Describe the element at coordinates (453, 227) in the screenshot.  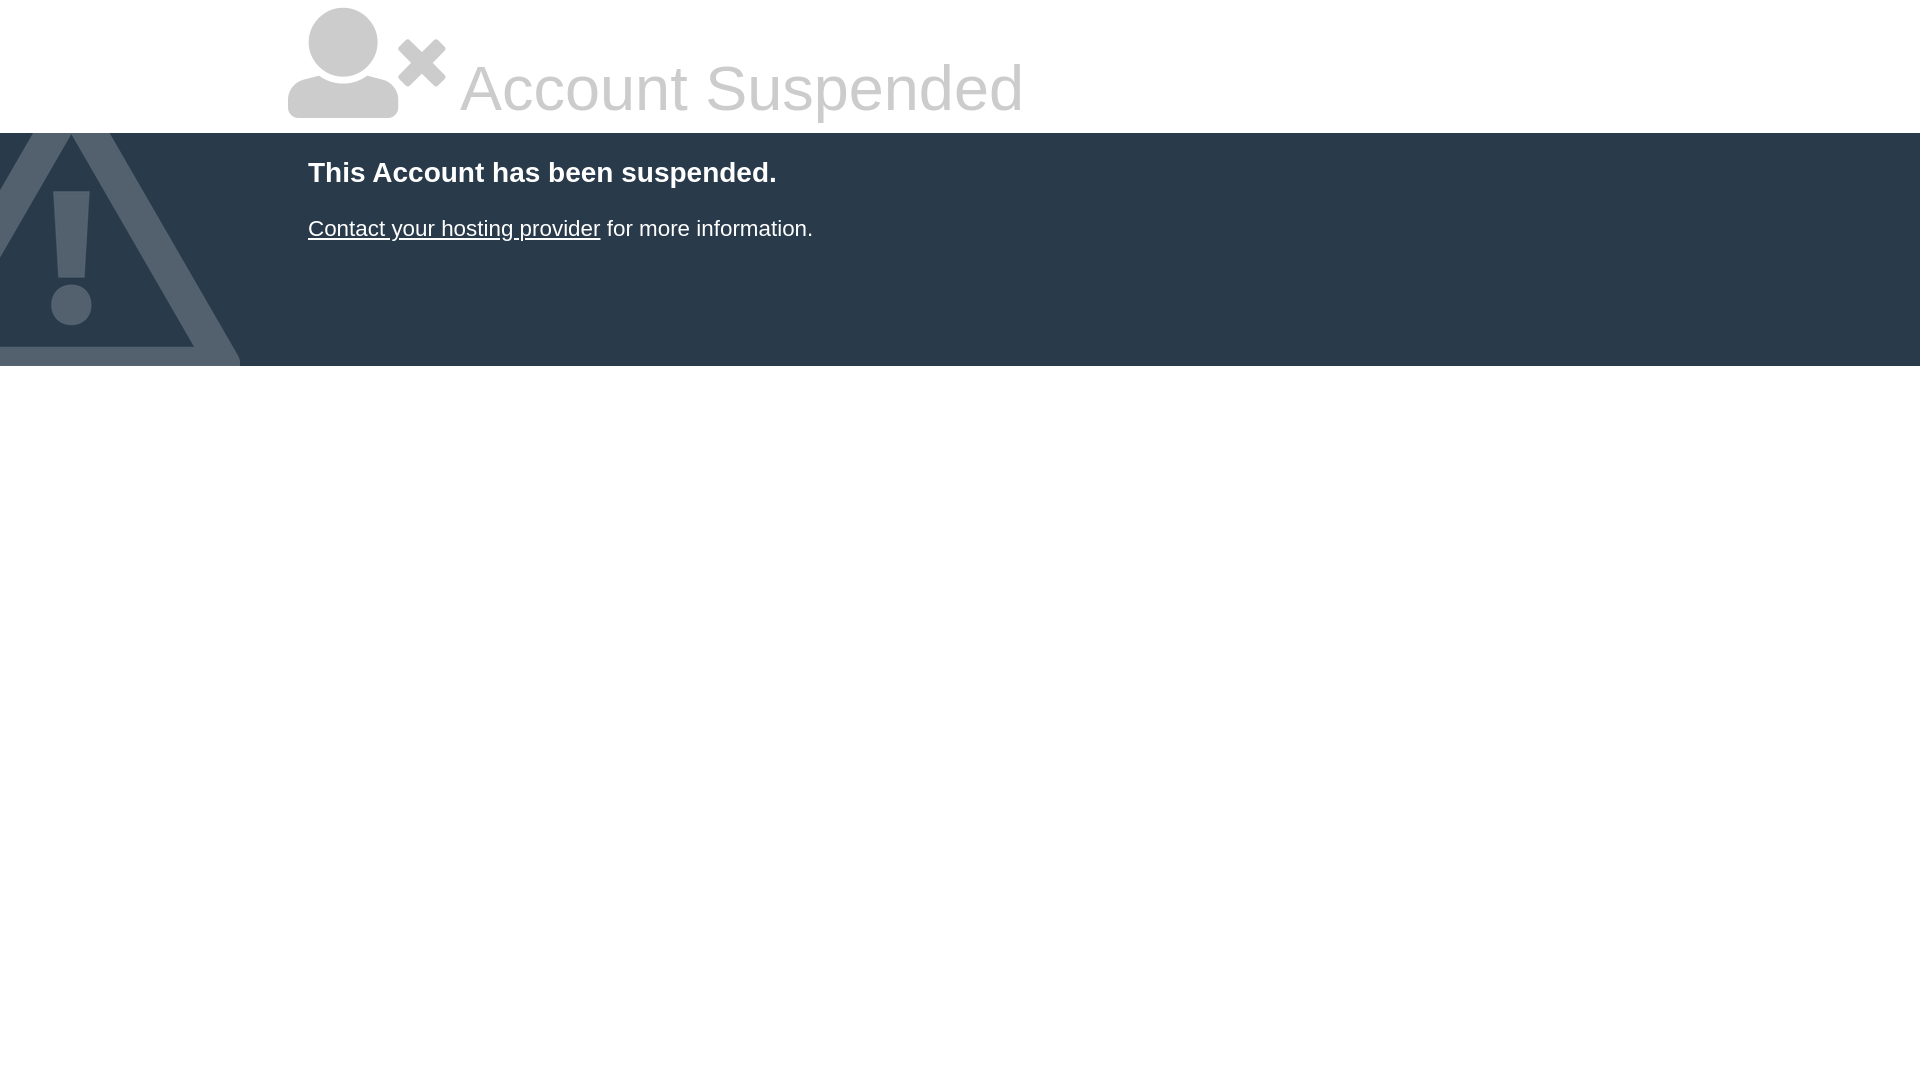
I see `'Contact your hosting provider'` at that location.